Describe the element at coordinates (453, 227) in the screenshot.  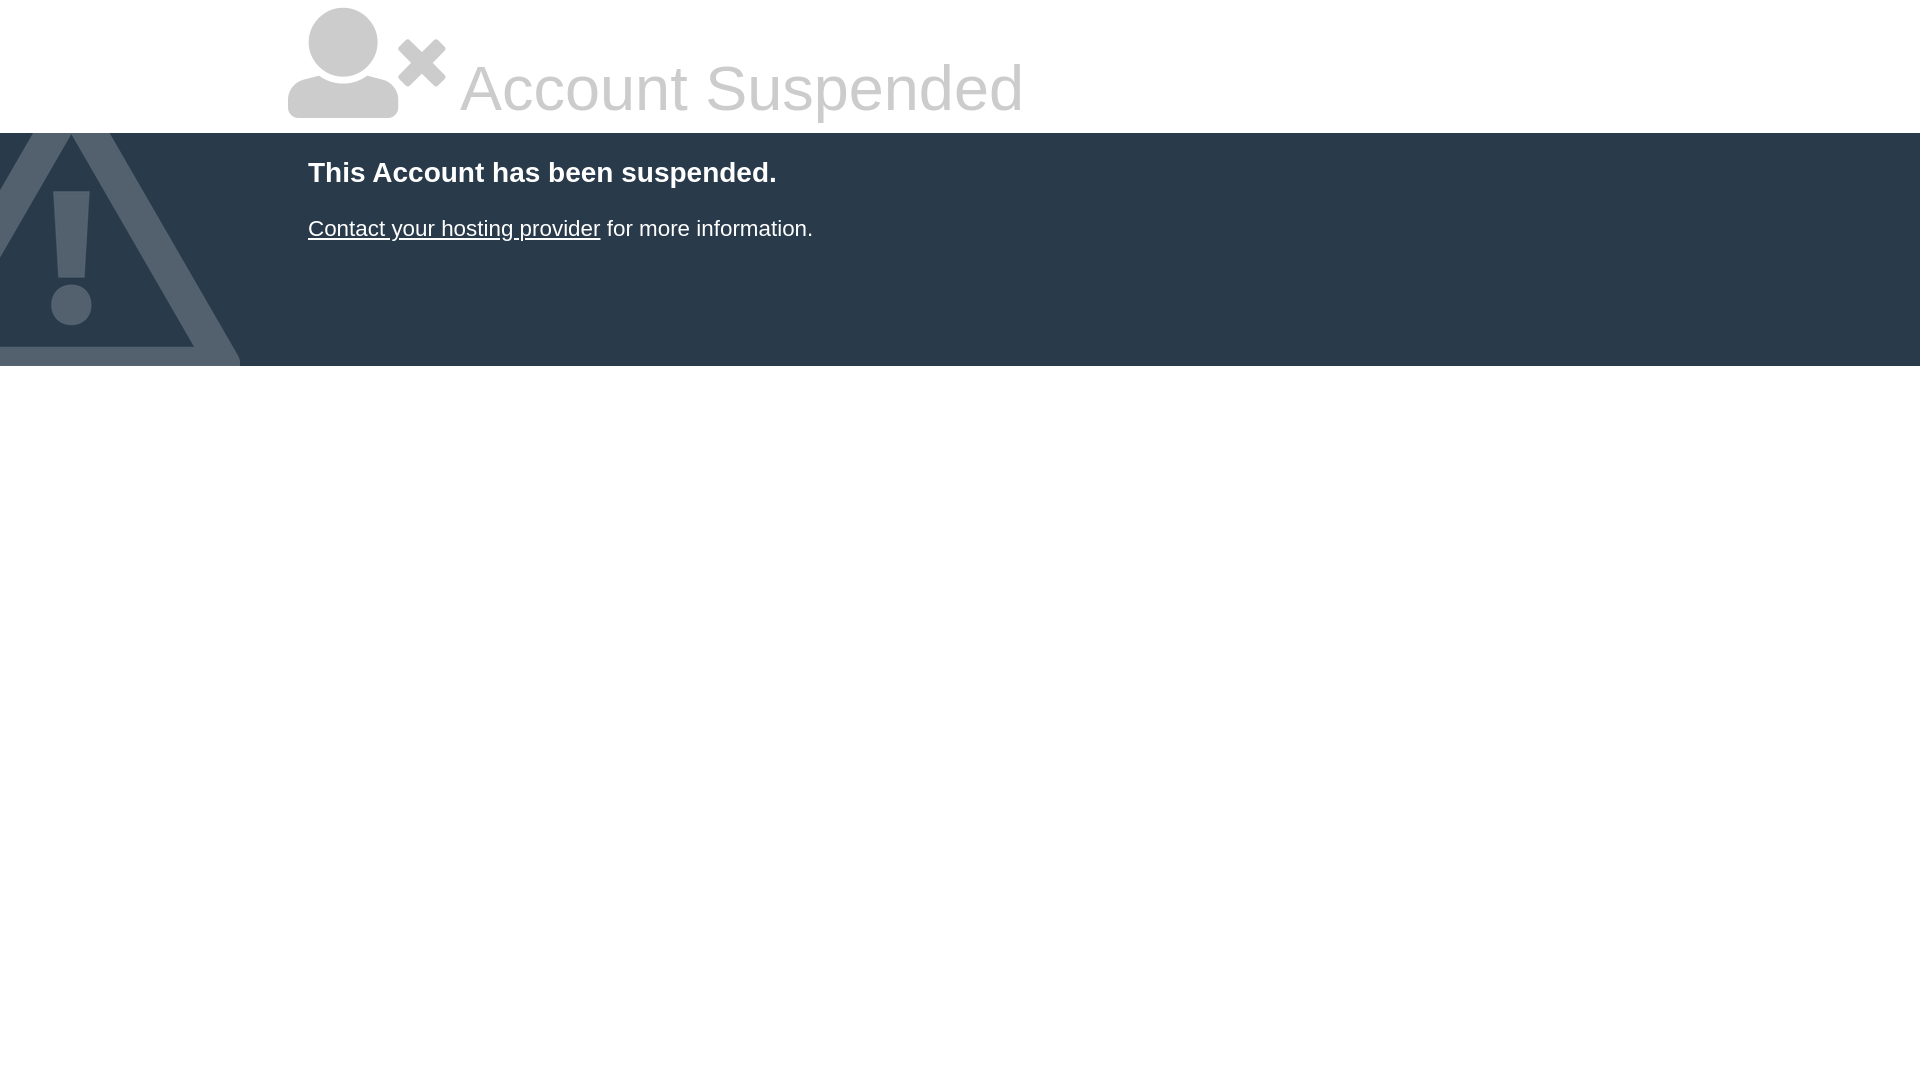
I see `'Contact your hosting provider'` at that location.